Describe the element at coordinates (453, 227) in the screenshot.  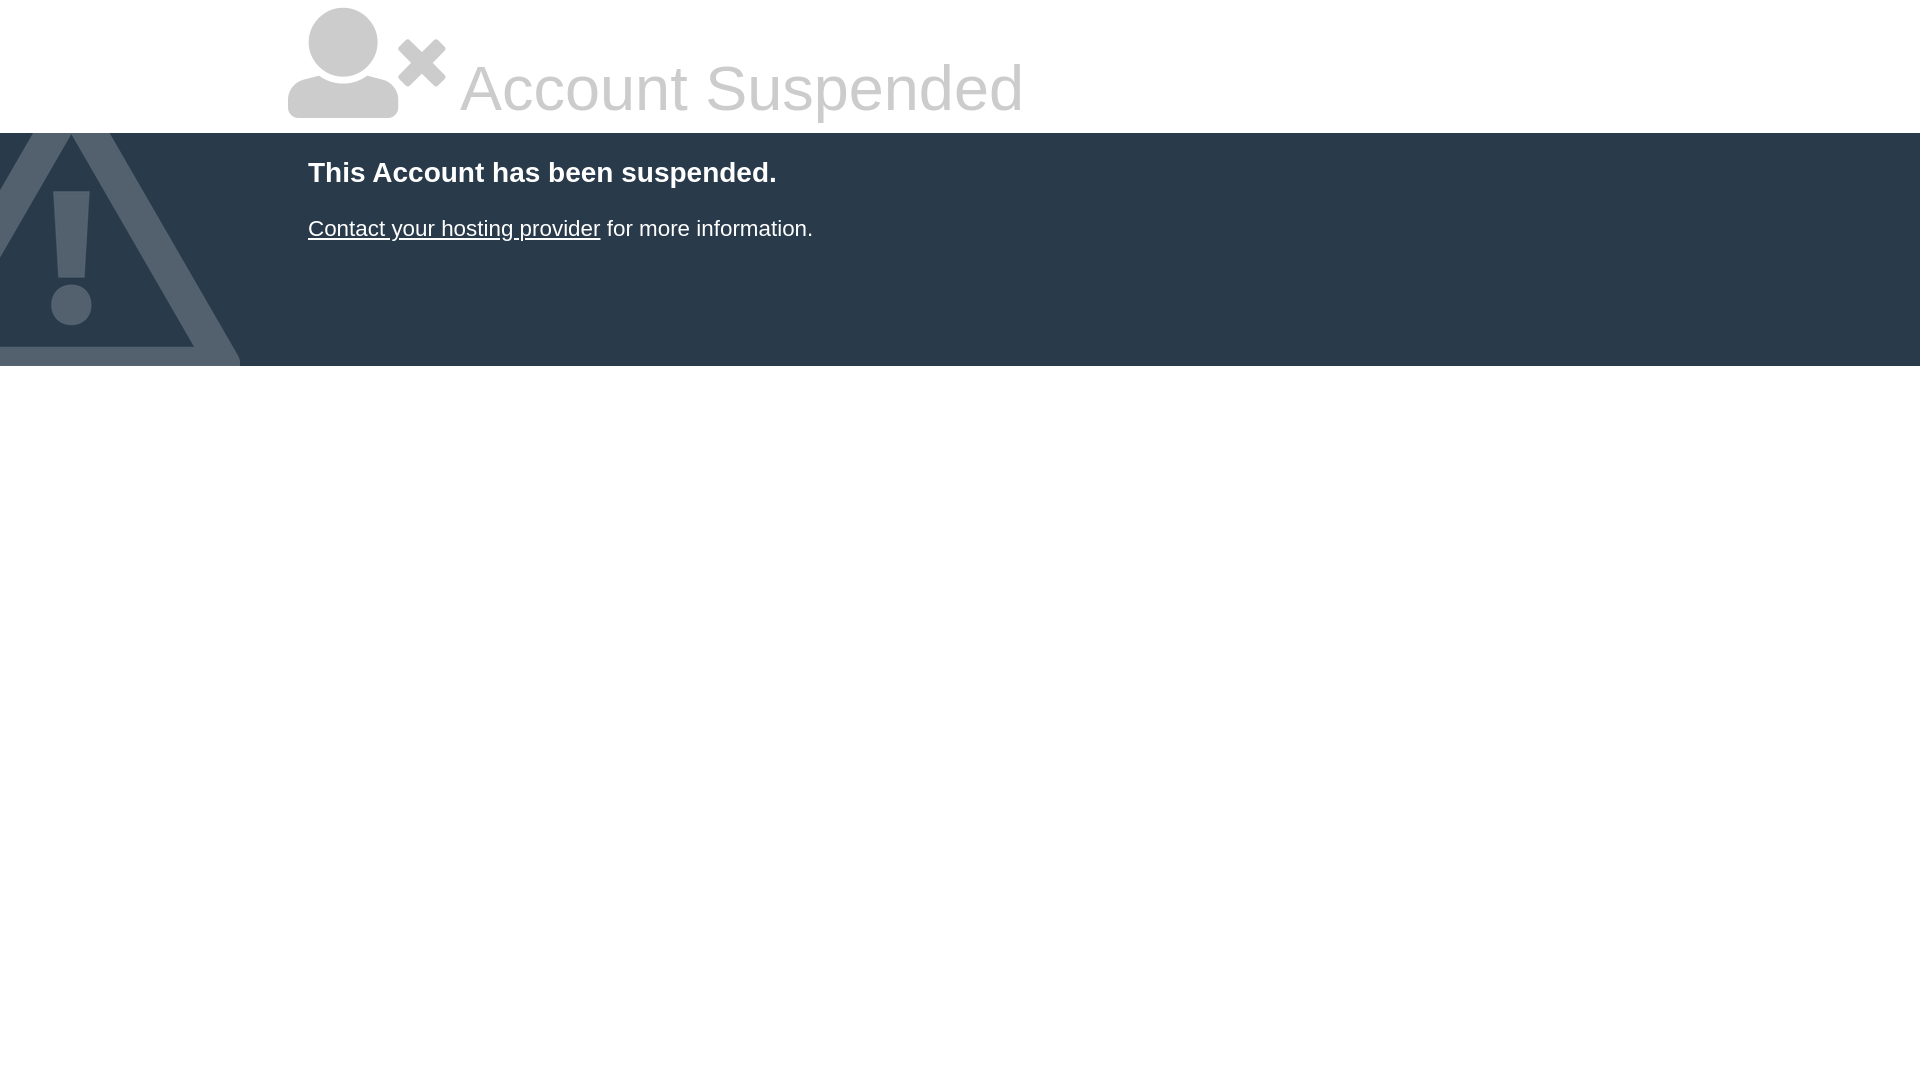
I see `'Contact your hosting provider'` at that location.